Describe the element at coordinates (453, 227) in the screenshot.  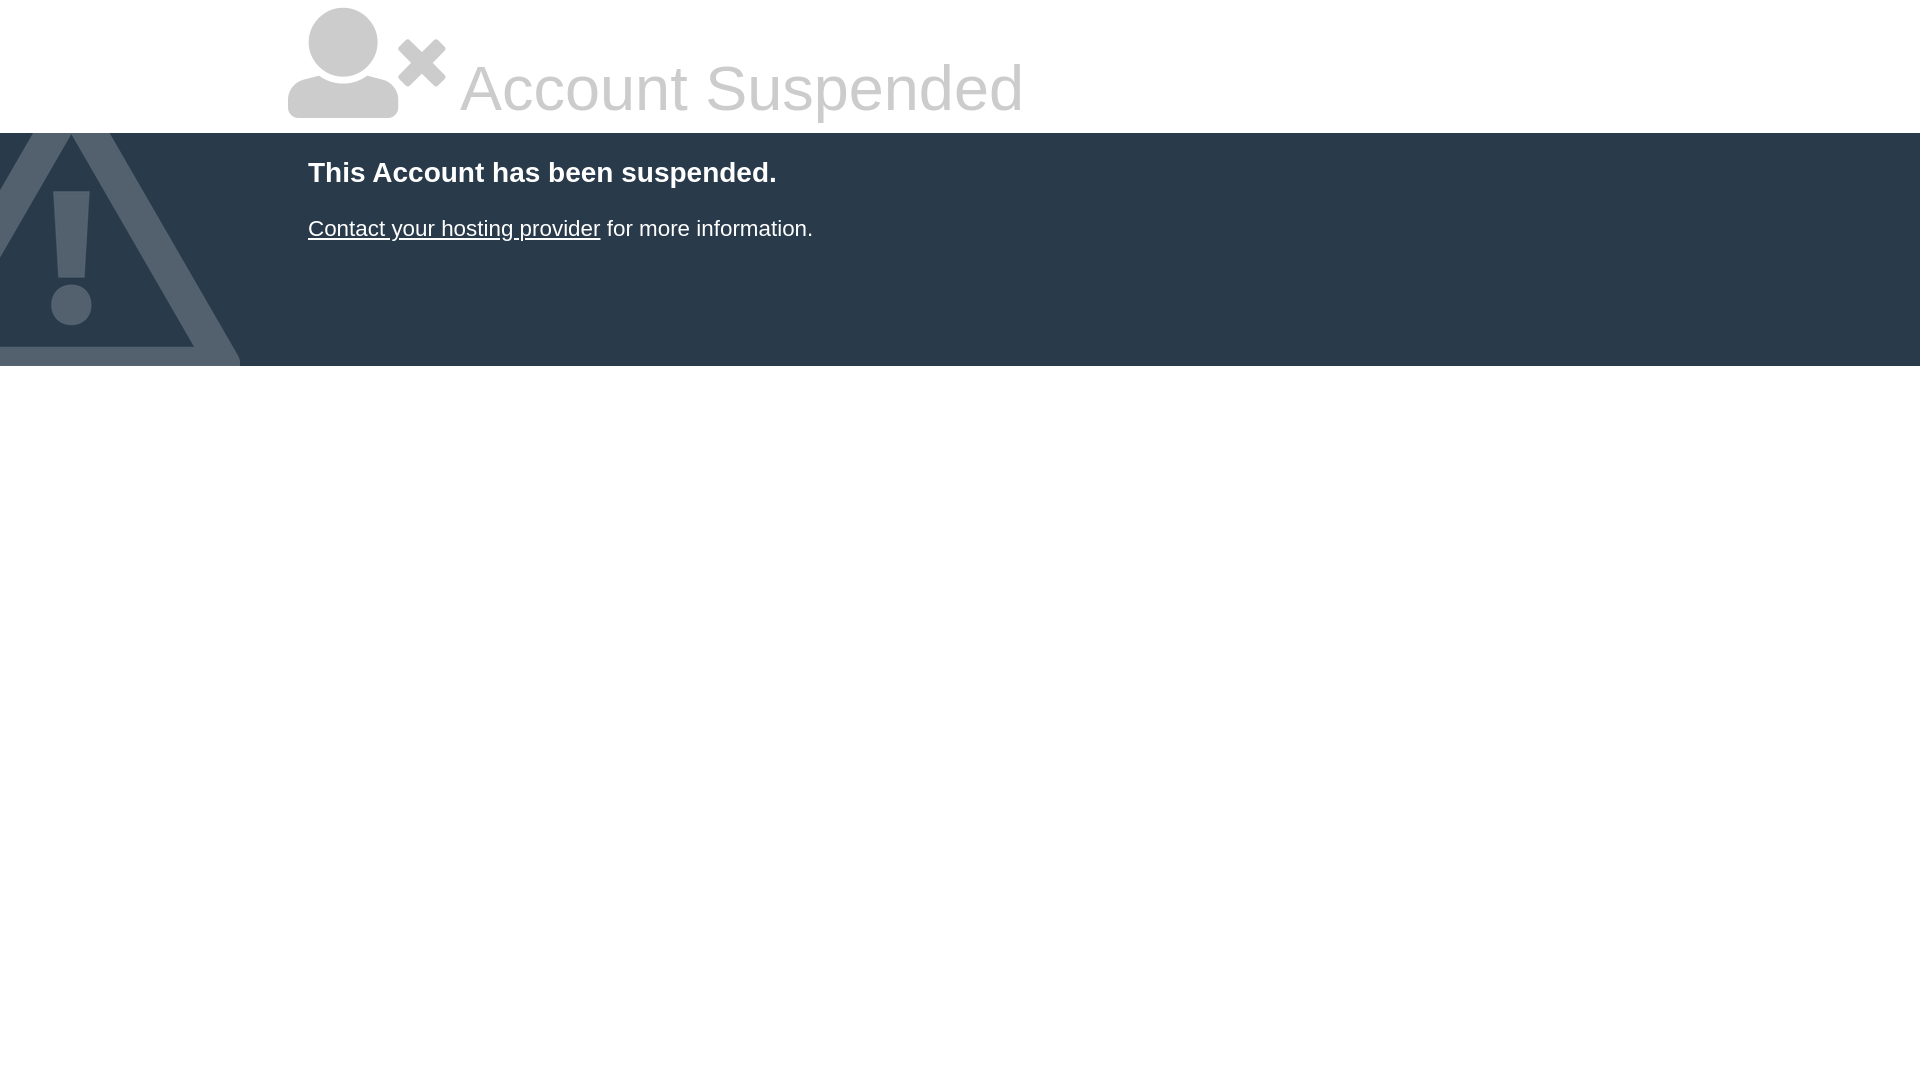
I see `'Contact your hosting provider'` at that location.